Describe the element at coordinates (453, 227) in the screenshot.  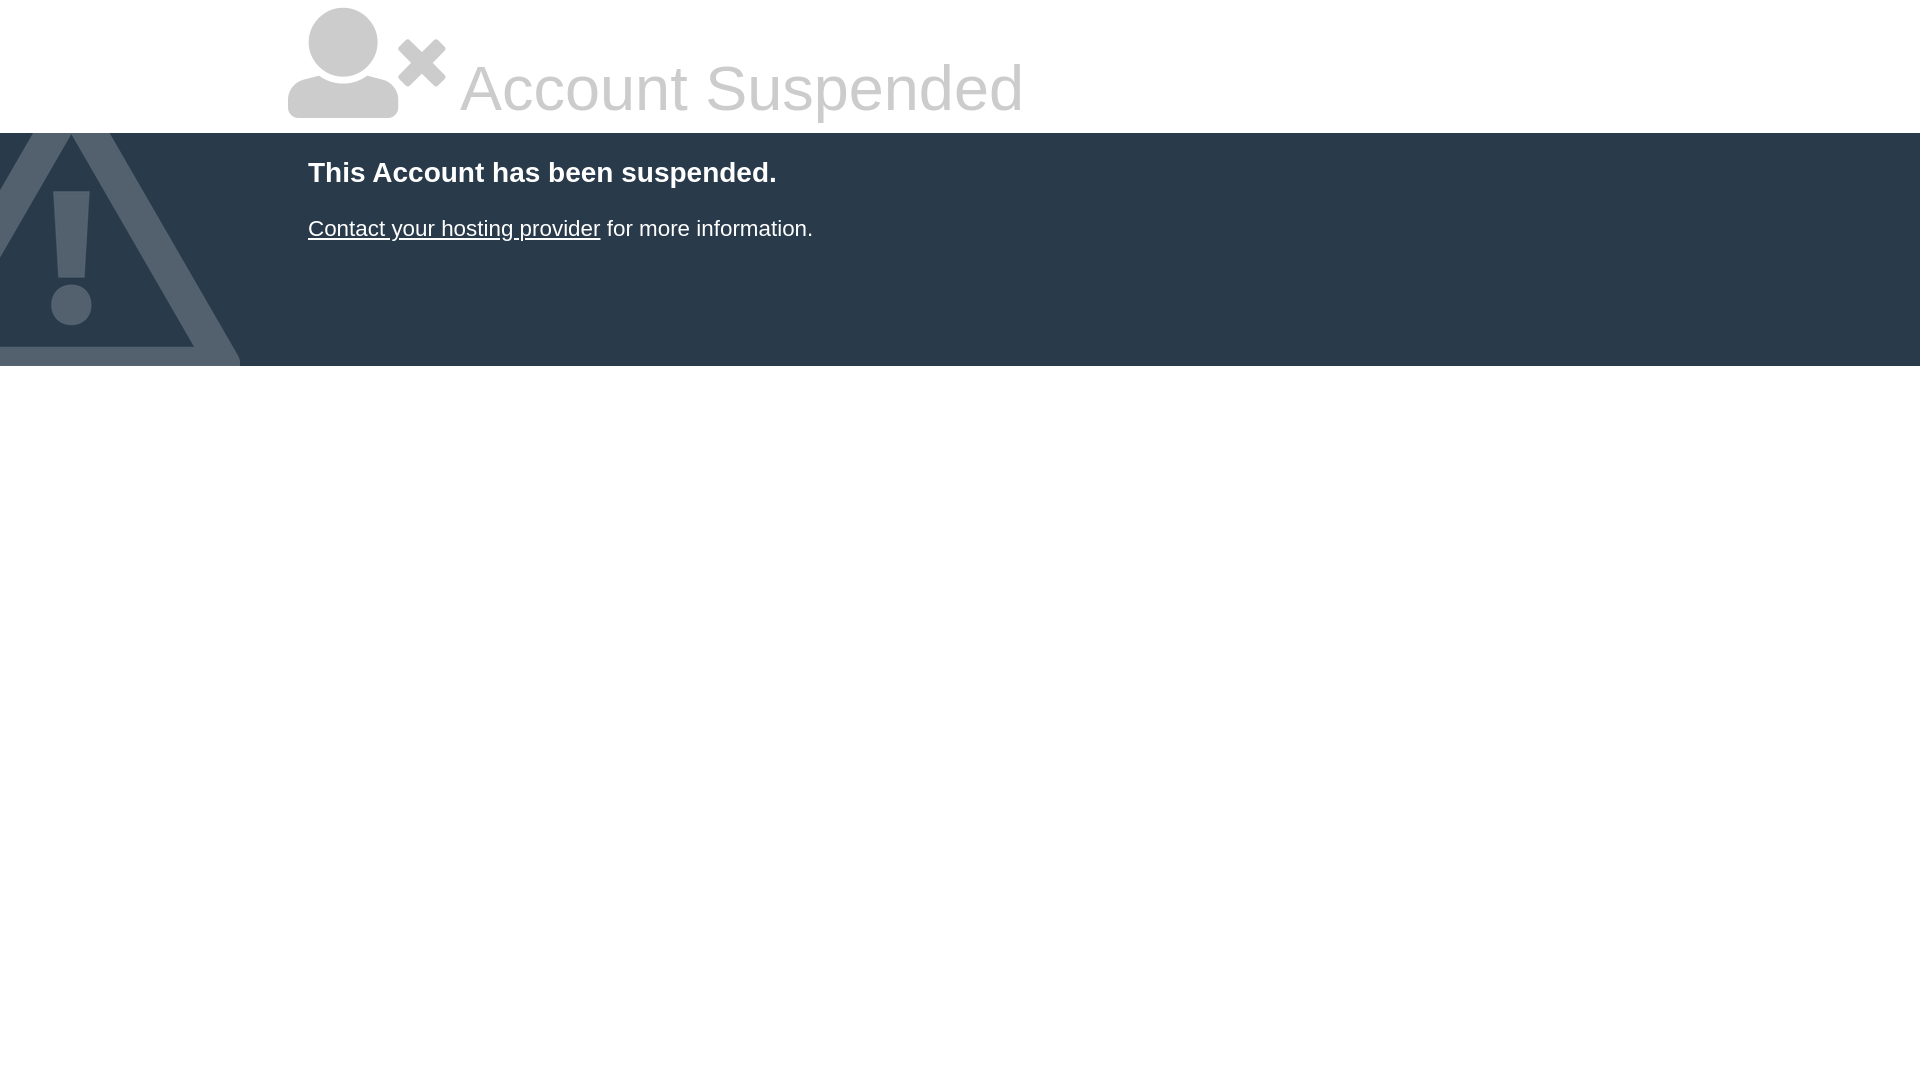
I see `'Contact your hosting provider'` at that location.